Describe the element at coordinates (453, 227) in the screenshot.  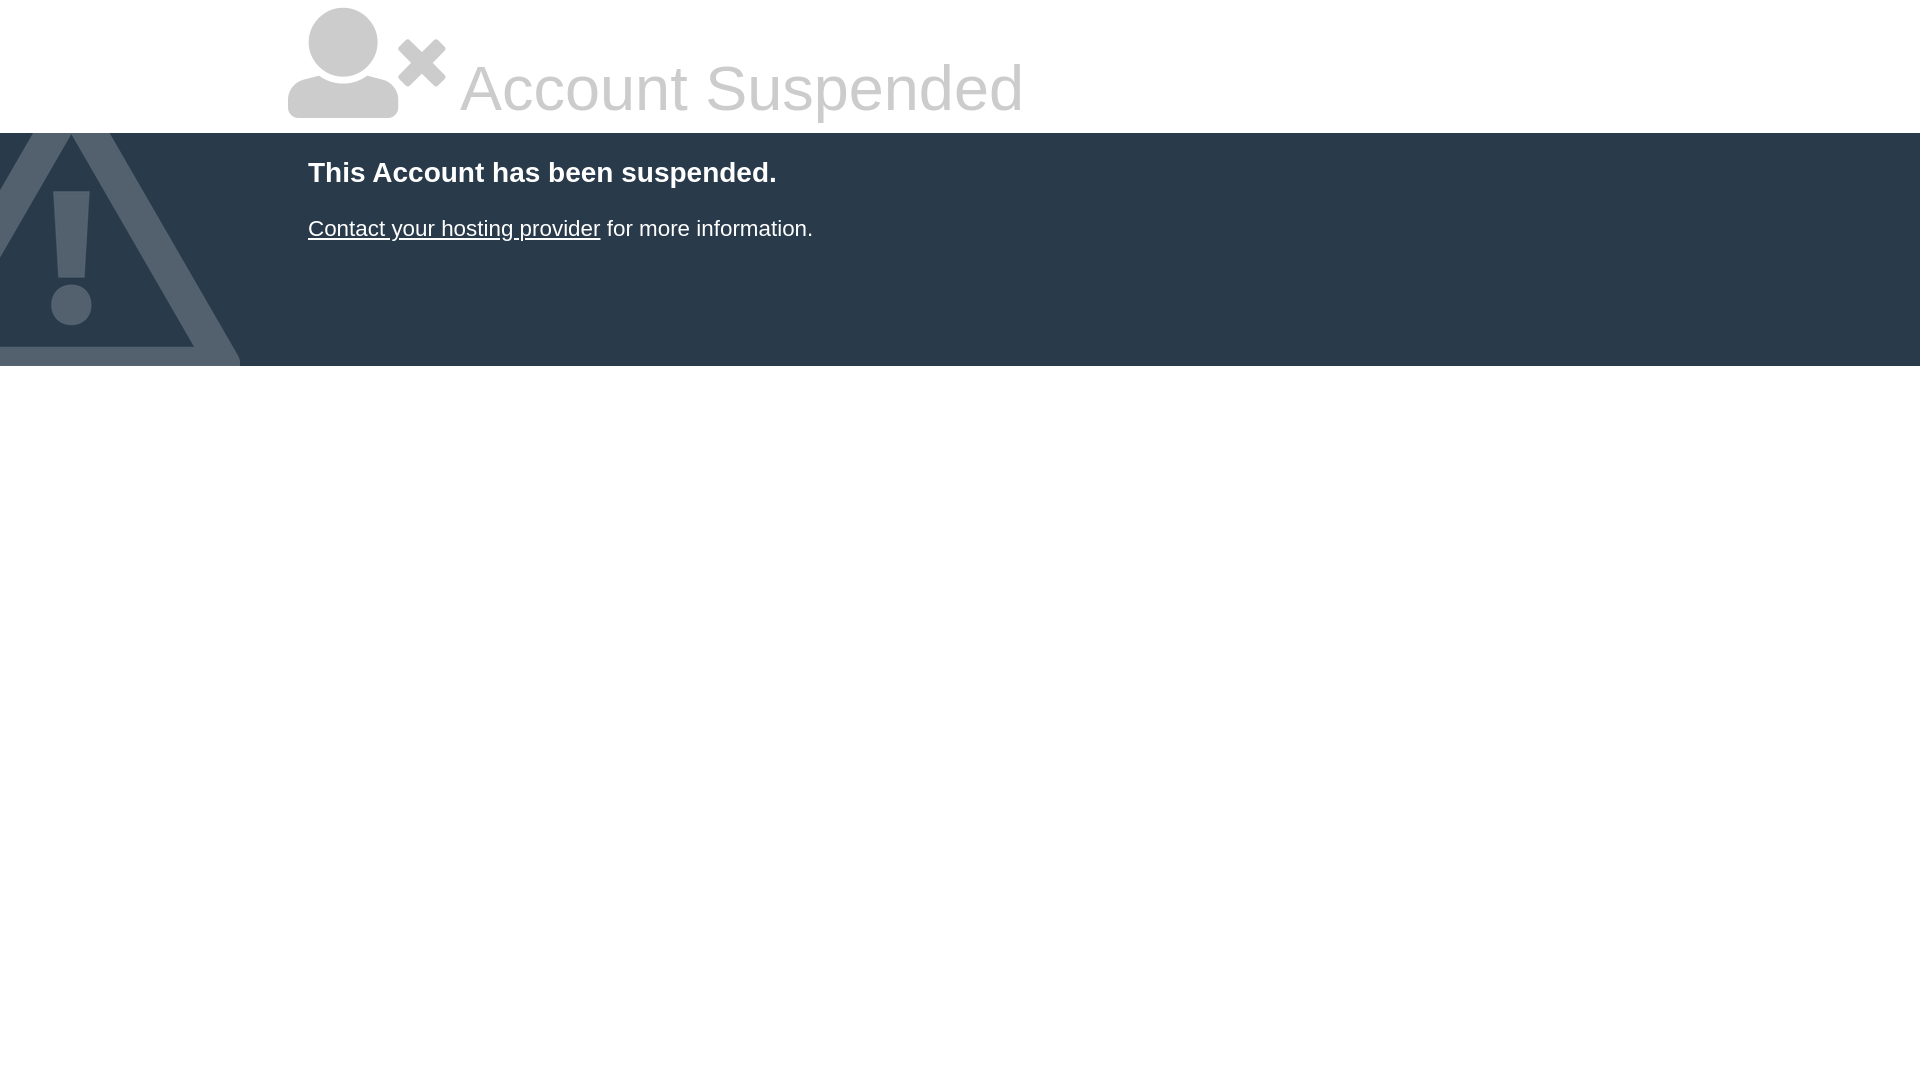
I see `'Contact your hosting provider'` at that location.